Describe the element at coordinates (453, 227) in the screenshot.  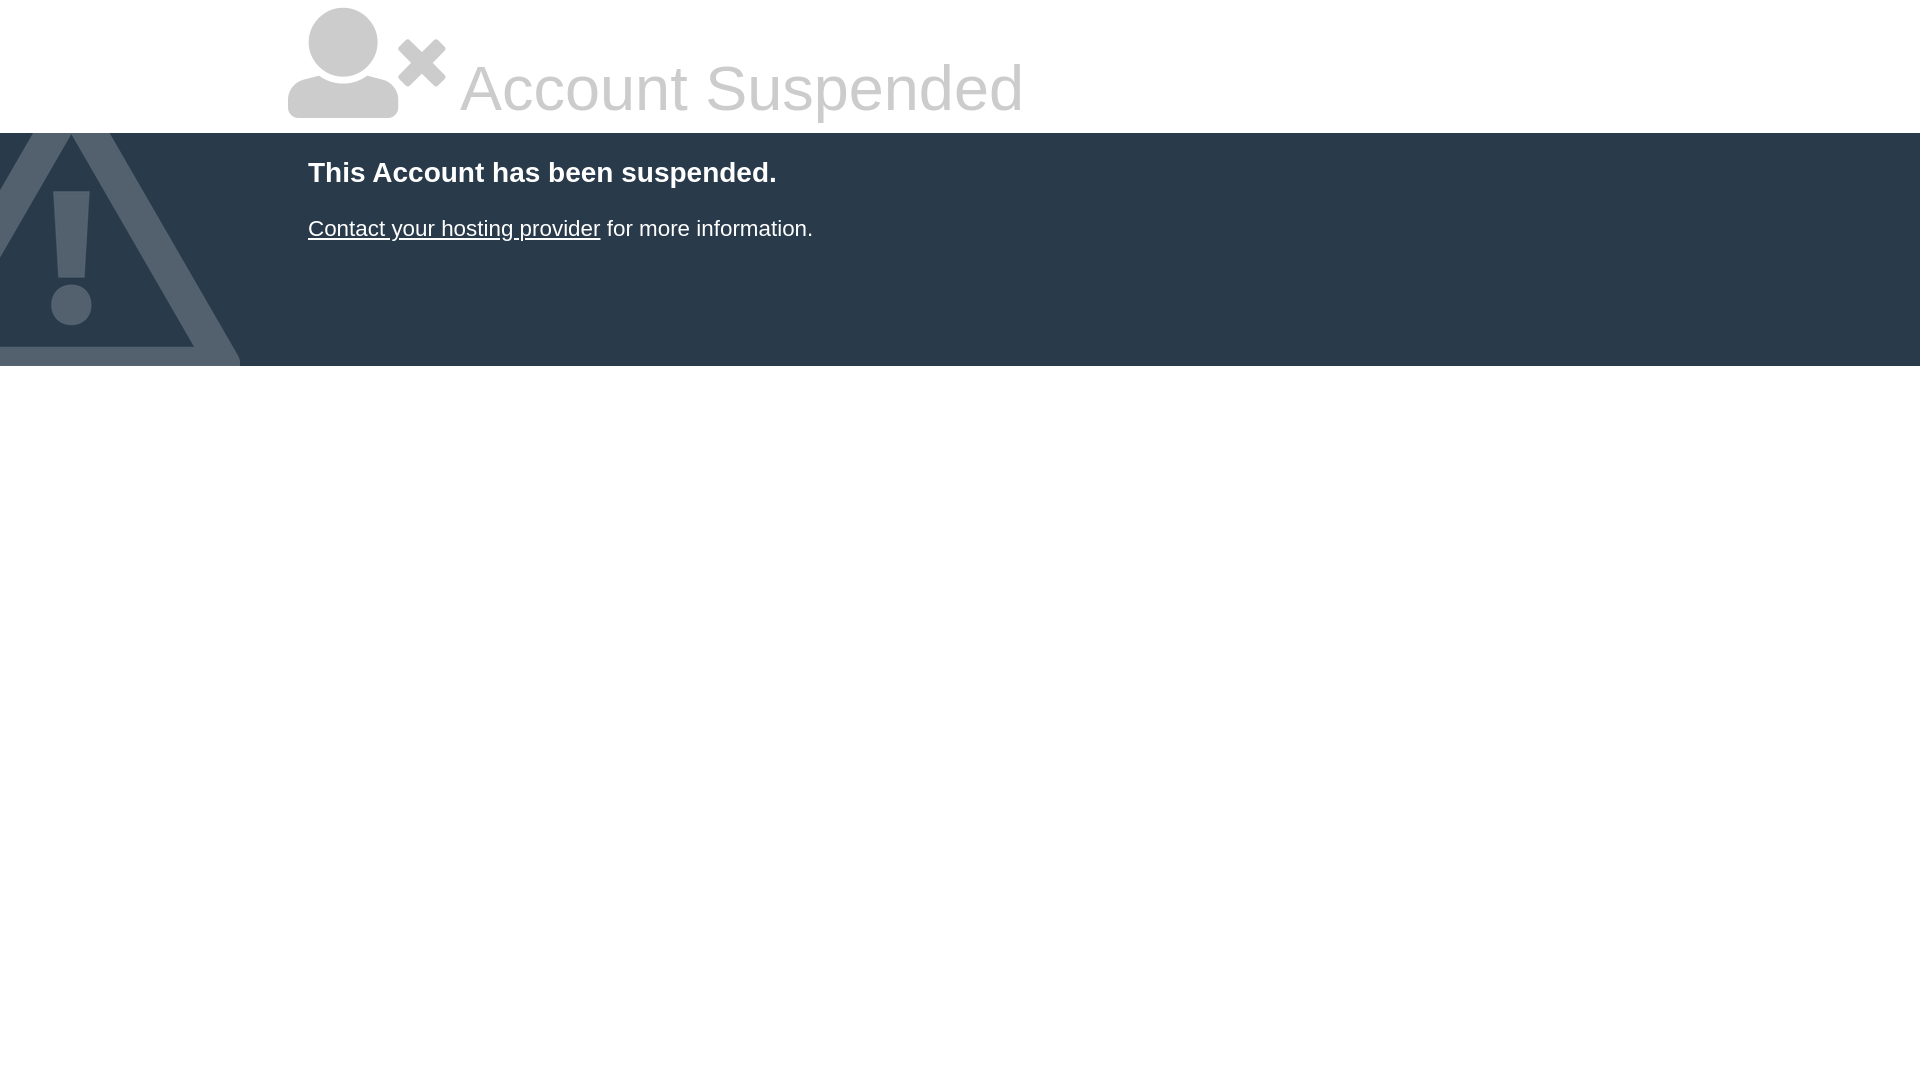
I see `'Contact your hosting provider'` at that location.